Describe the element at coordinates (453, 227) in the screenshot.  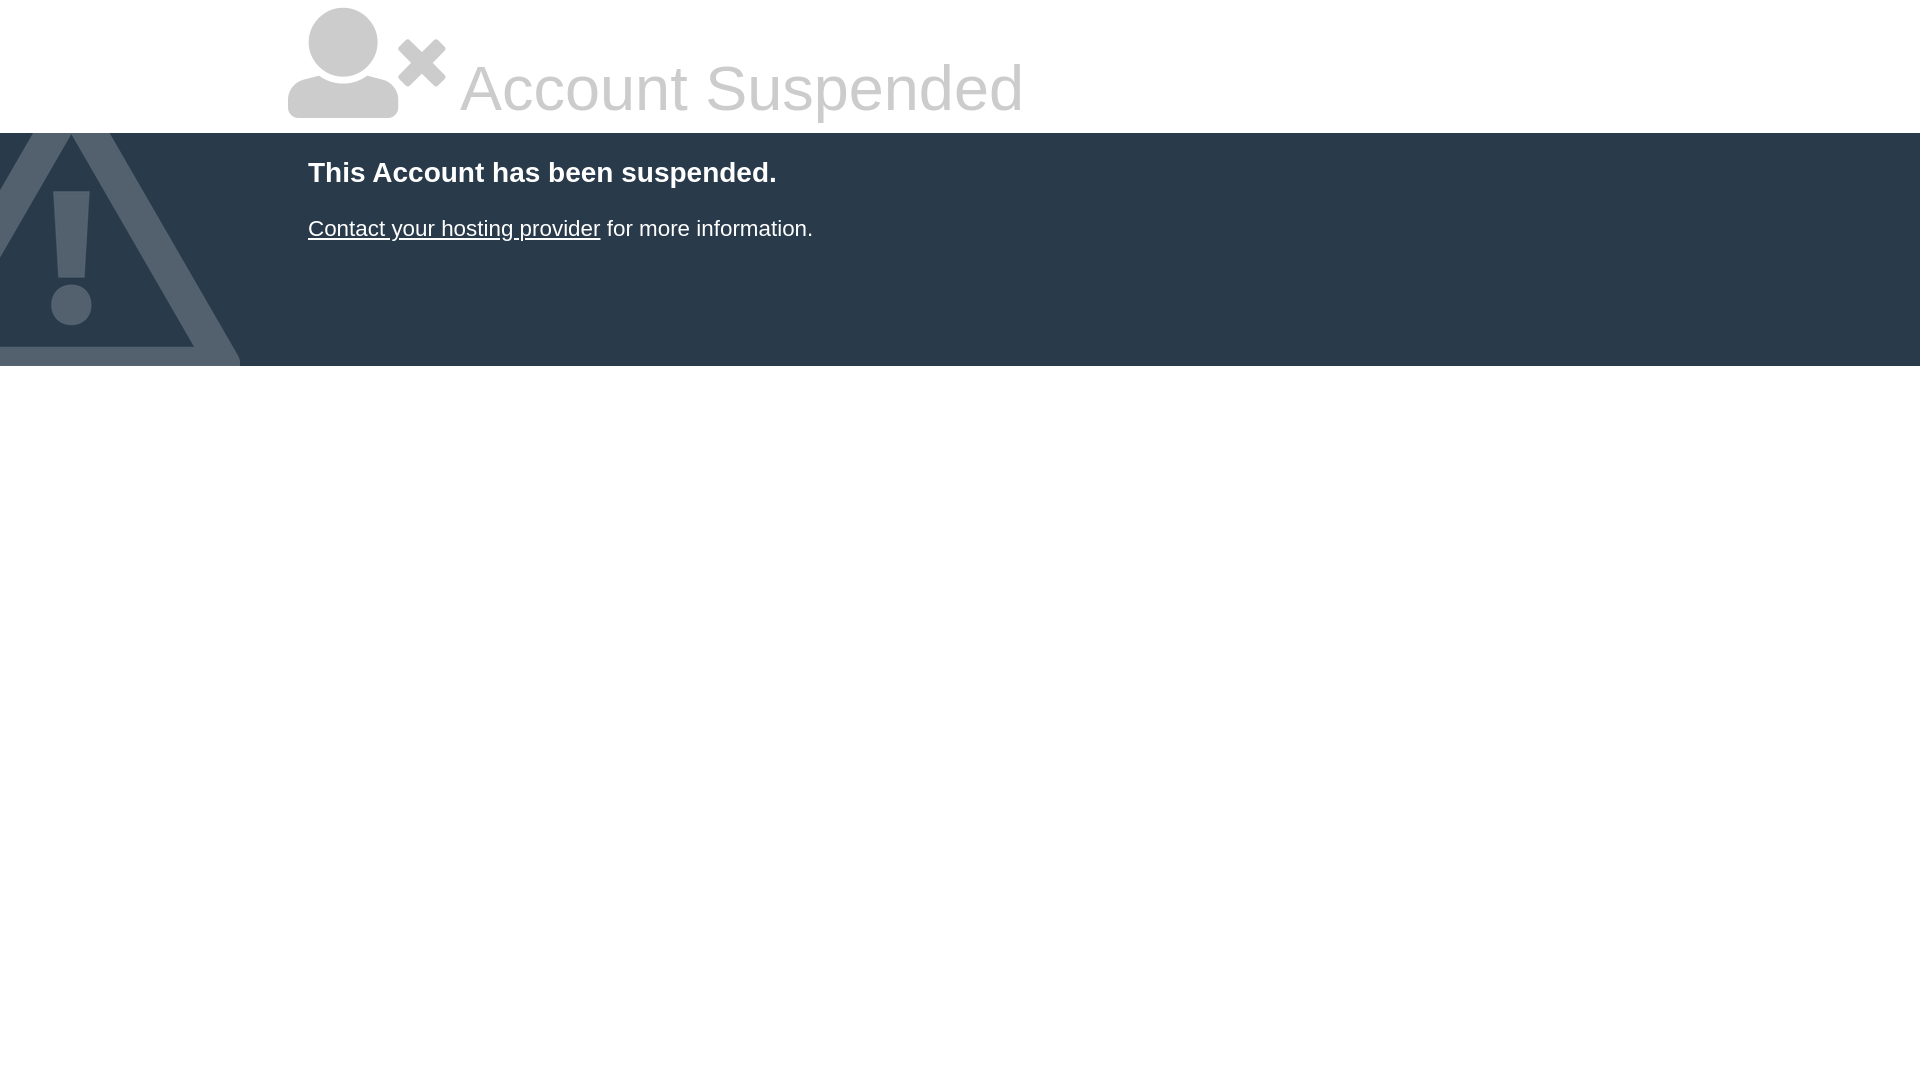
I see `'Contact your hosting provider'` at that location.